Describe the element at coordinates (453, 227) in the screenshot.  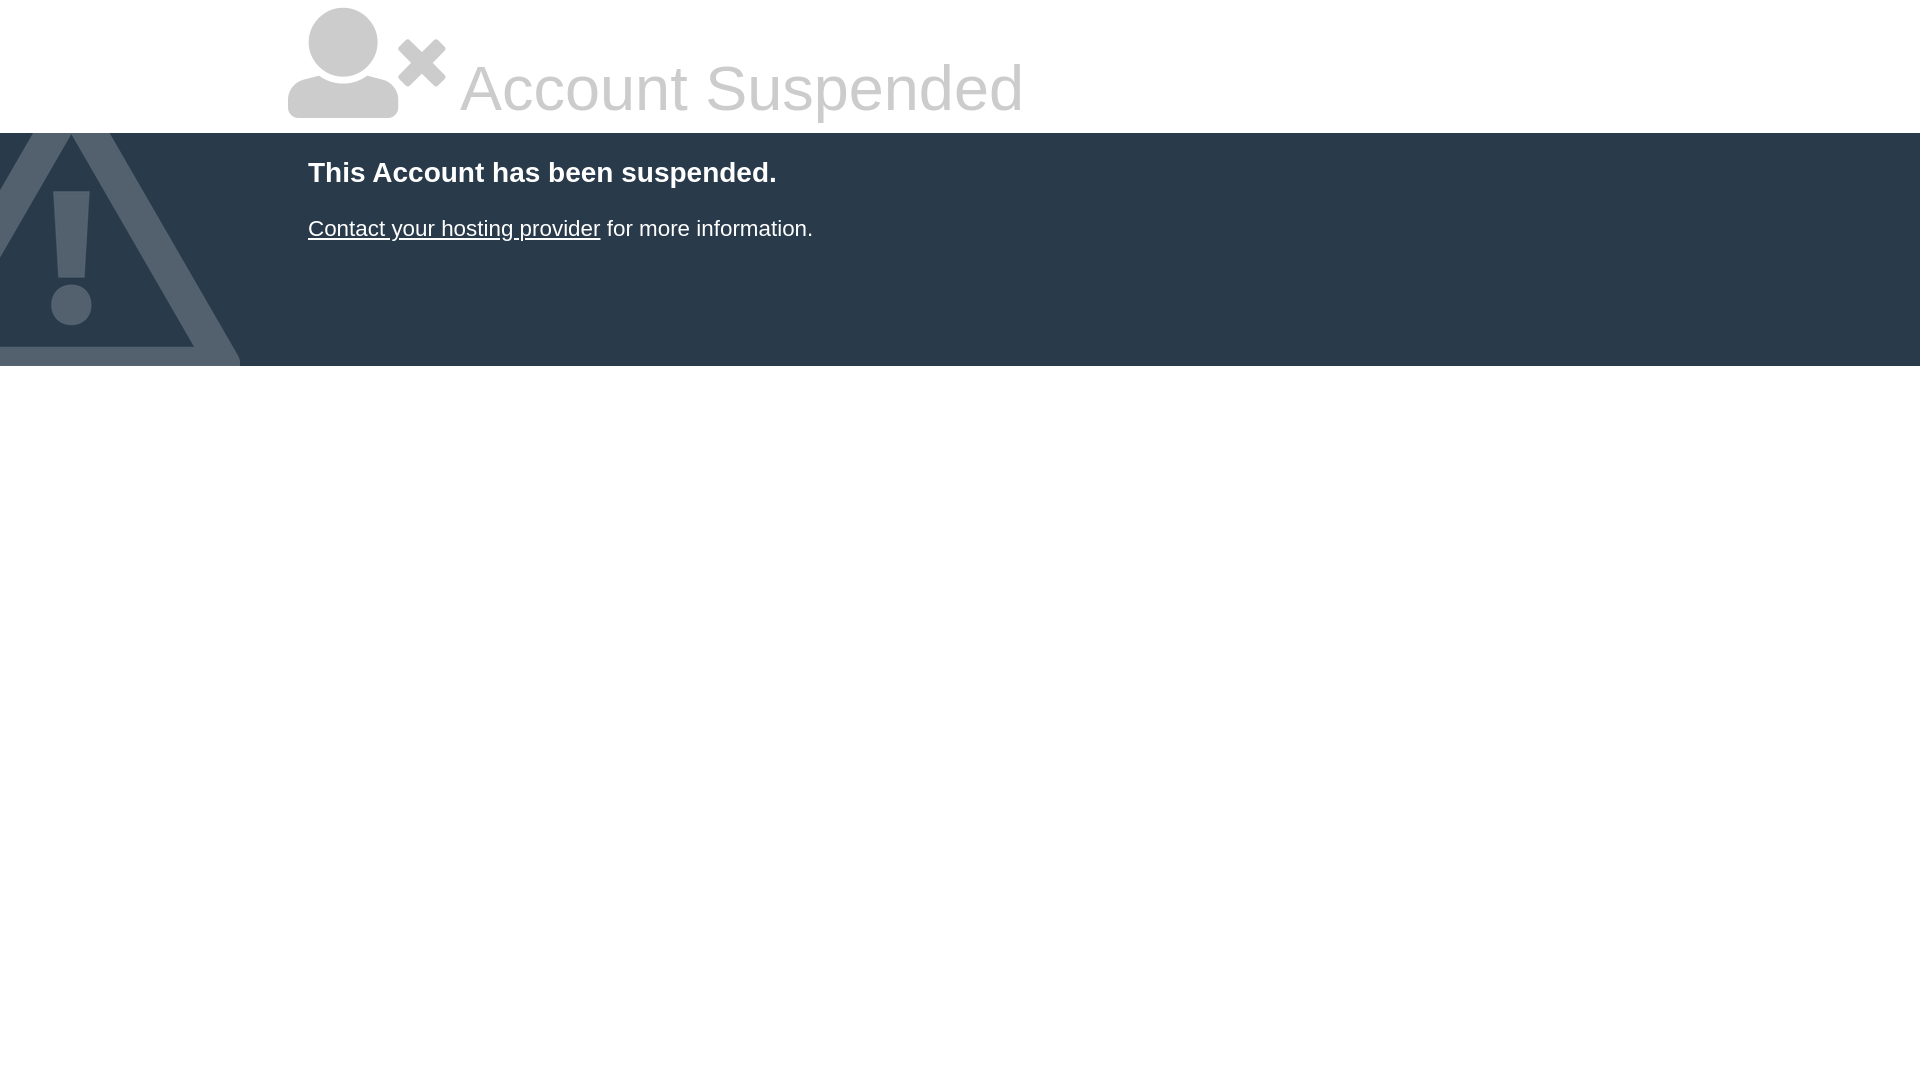
I see `'Contact your hosting provider'` at that location.